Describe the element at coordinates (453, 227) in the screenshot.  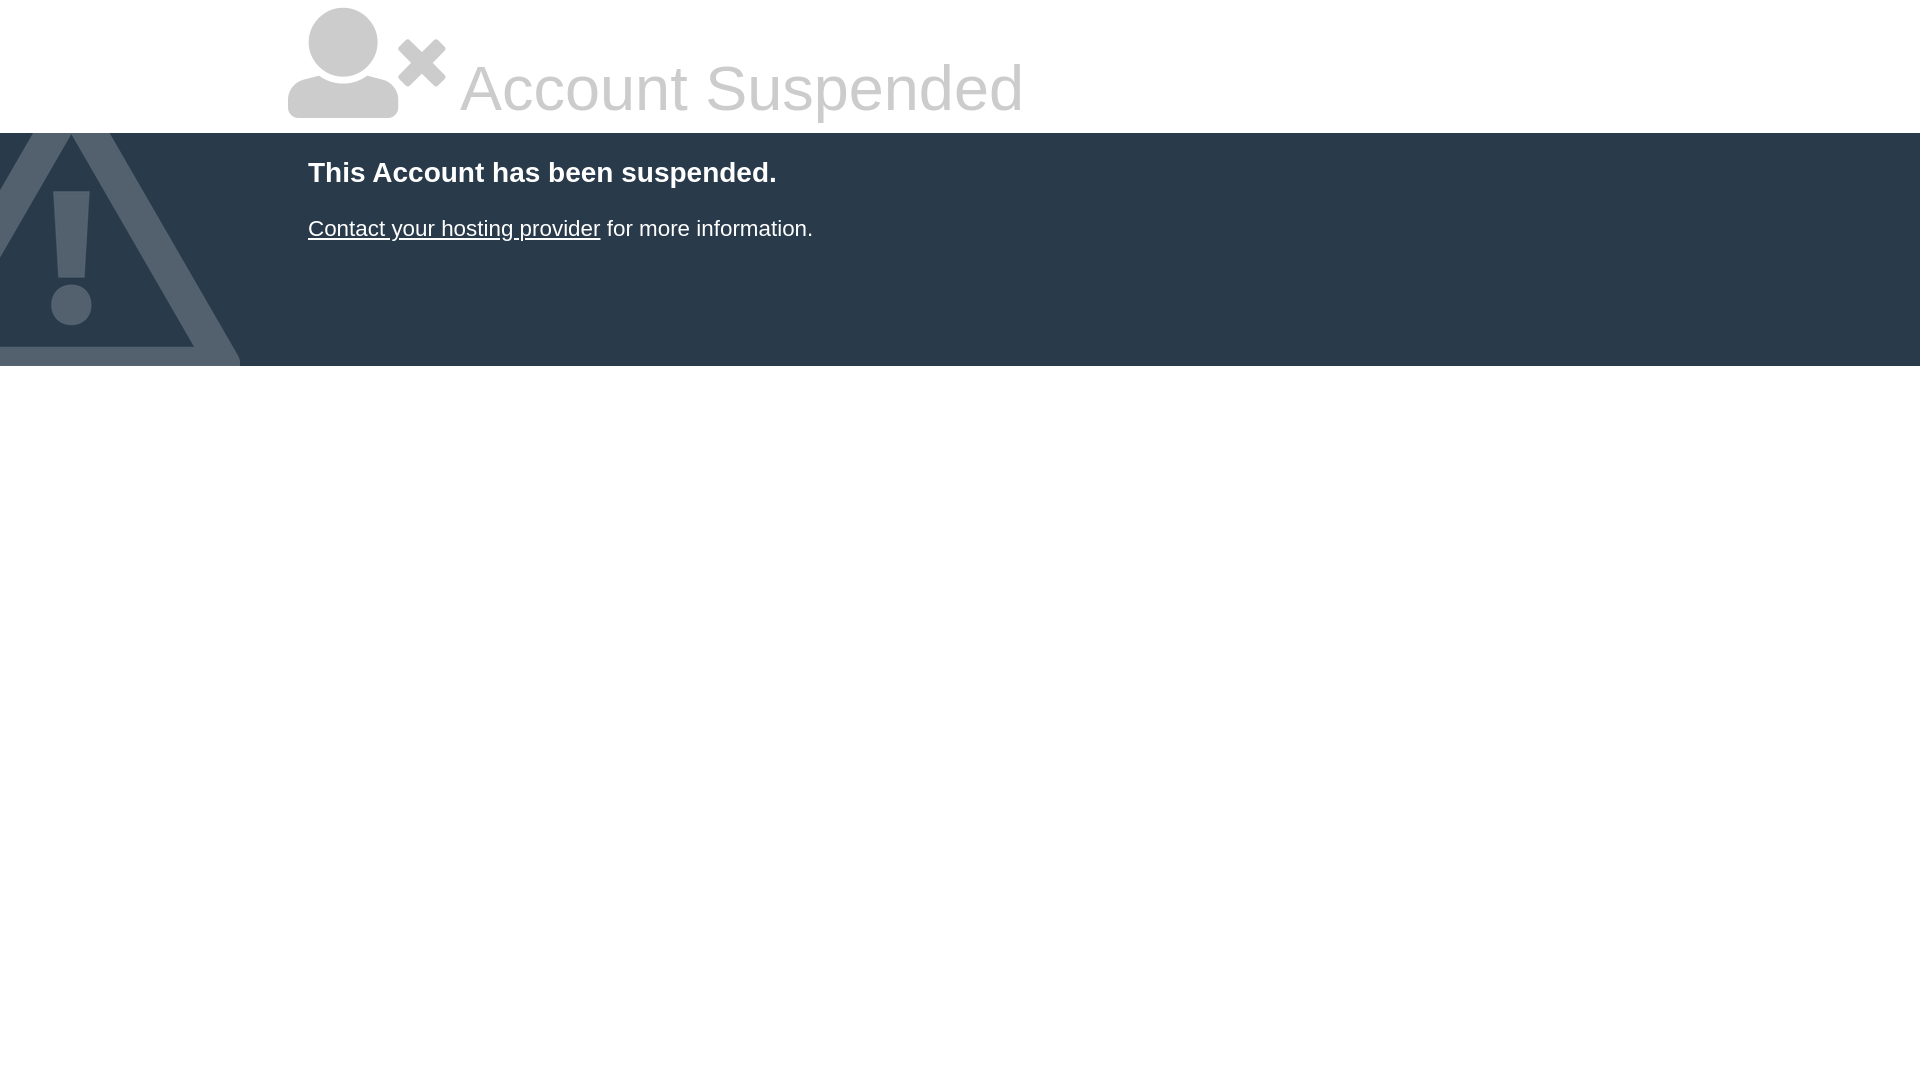
I see `'Contact your hosting provider'` at that location.